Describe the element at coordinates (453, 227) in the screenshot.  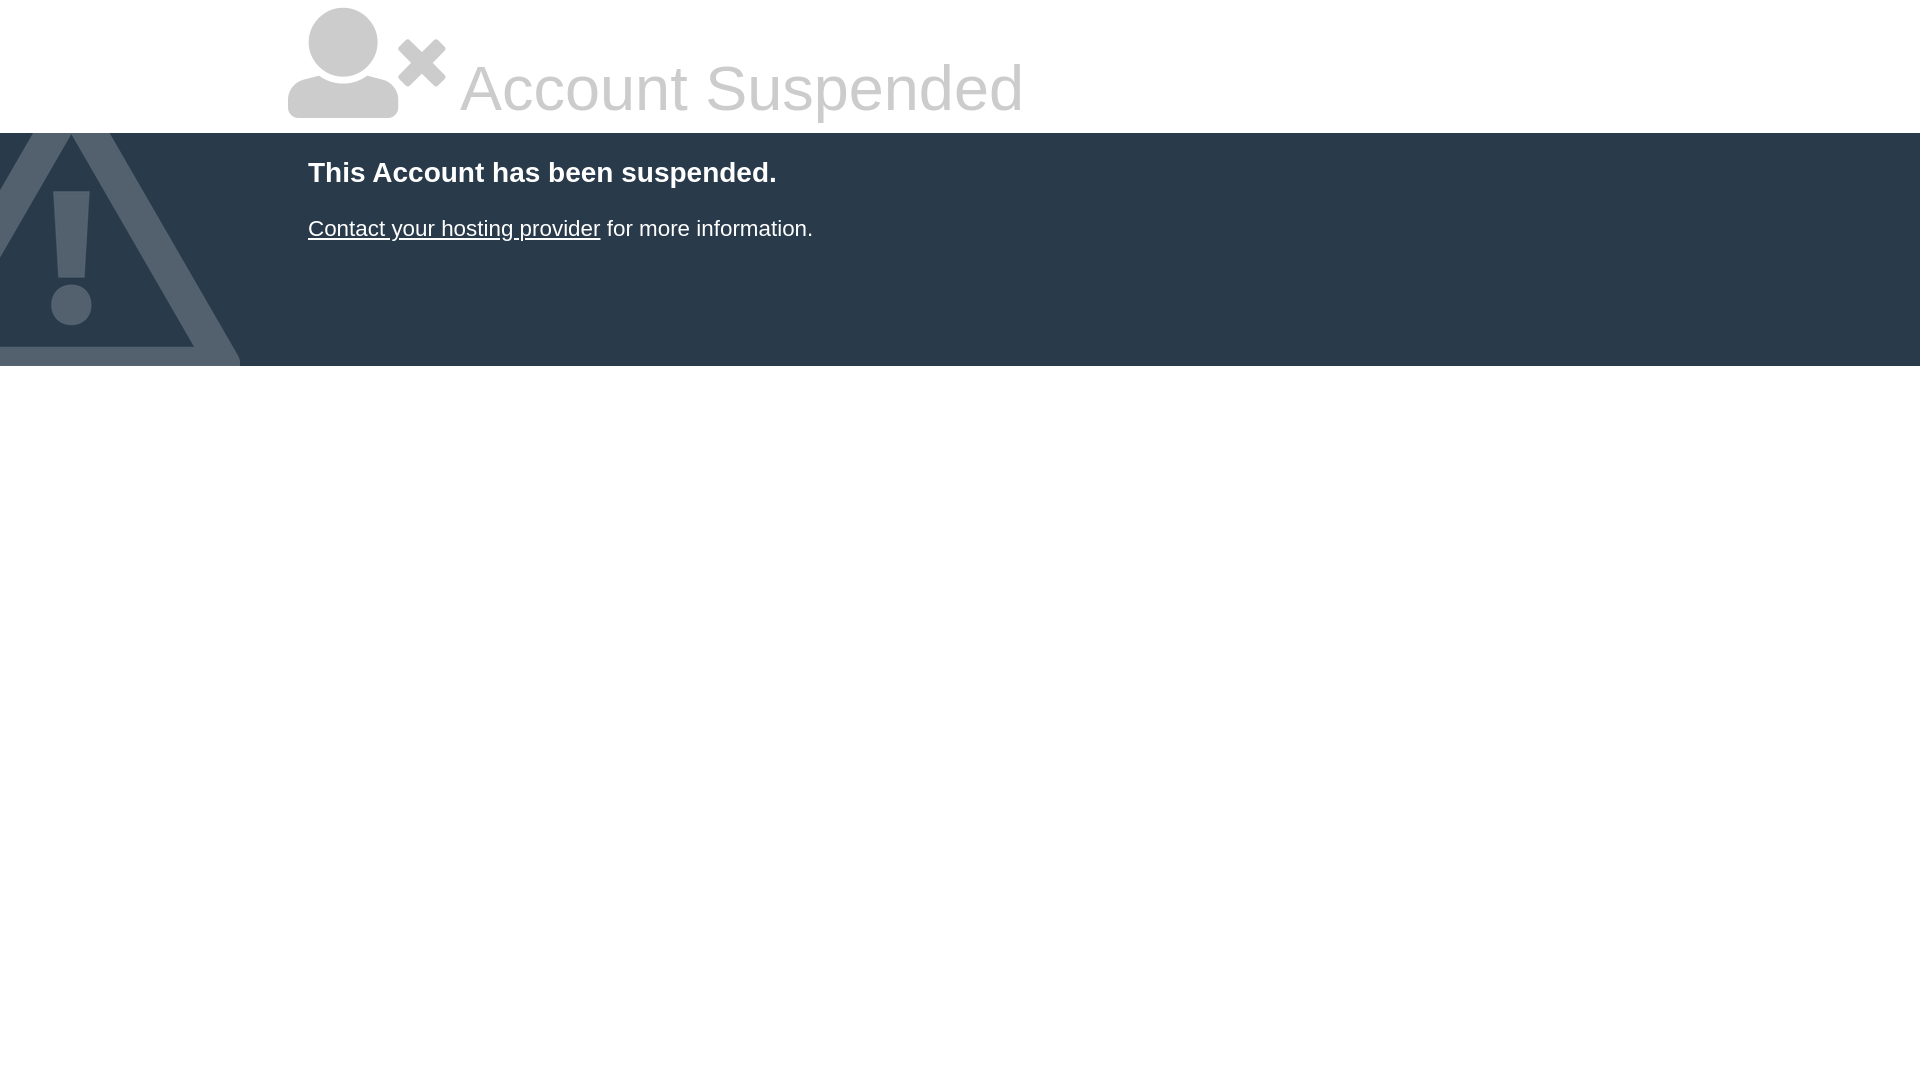
I see `'Contact your hosting provider'` at that location.